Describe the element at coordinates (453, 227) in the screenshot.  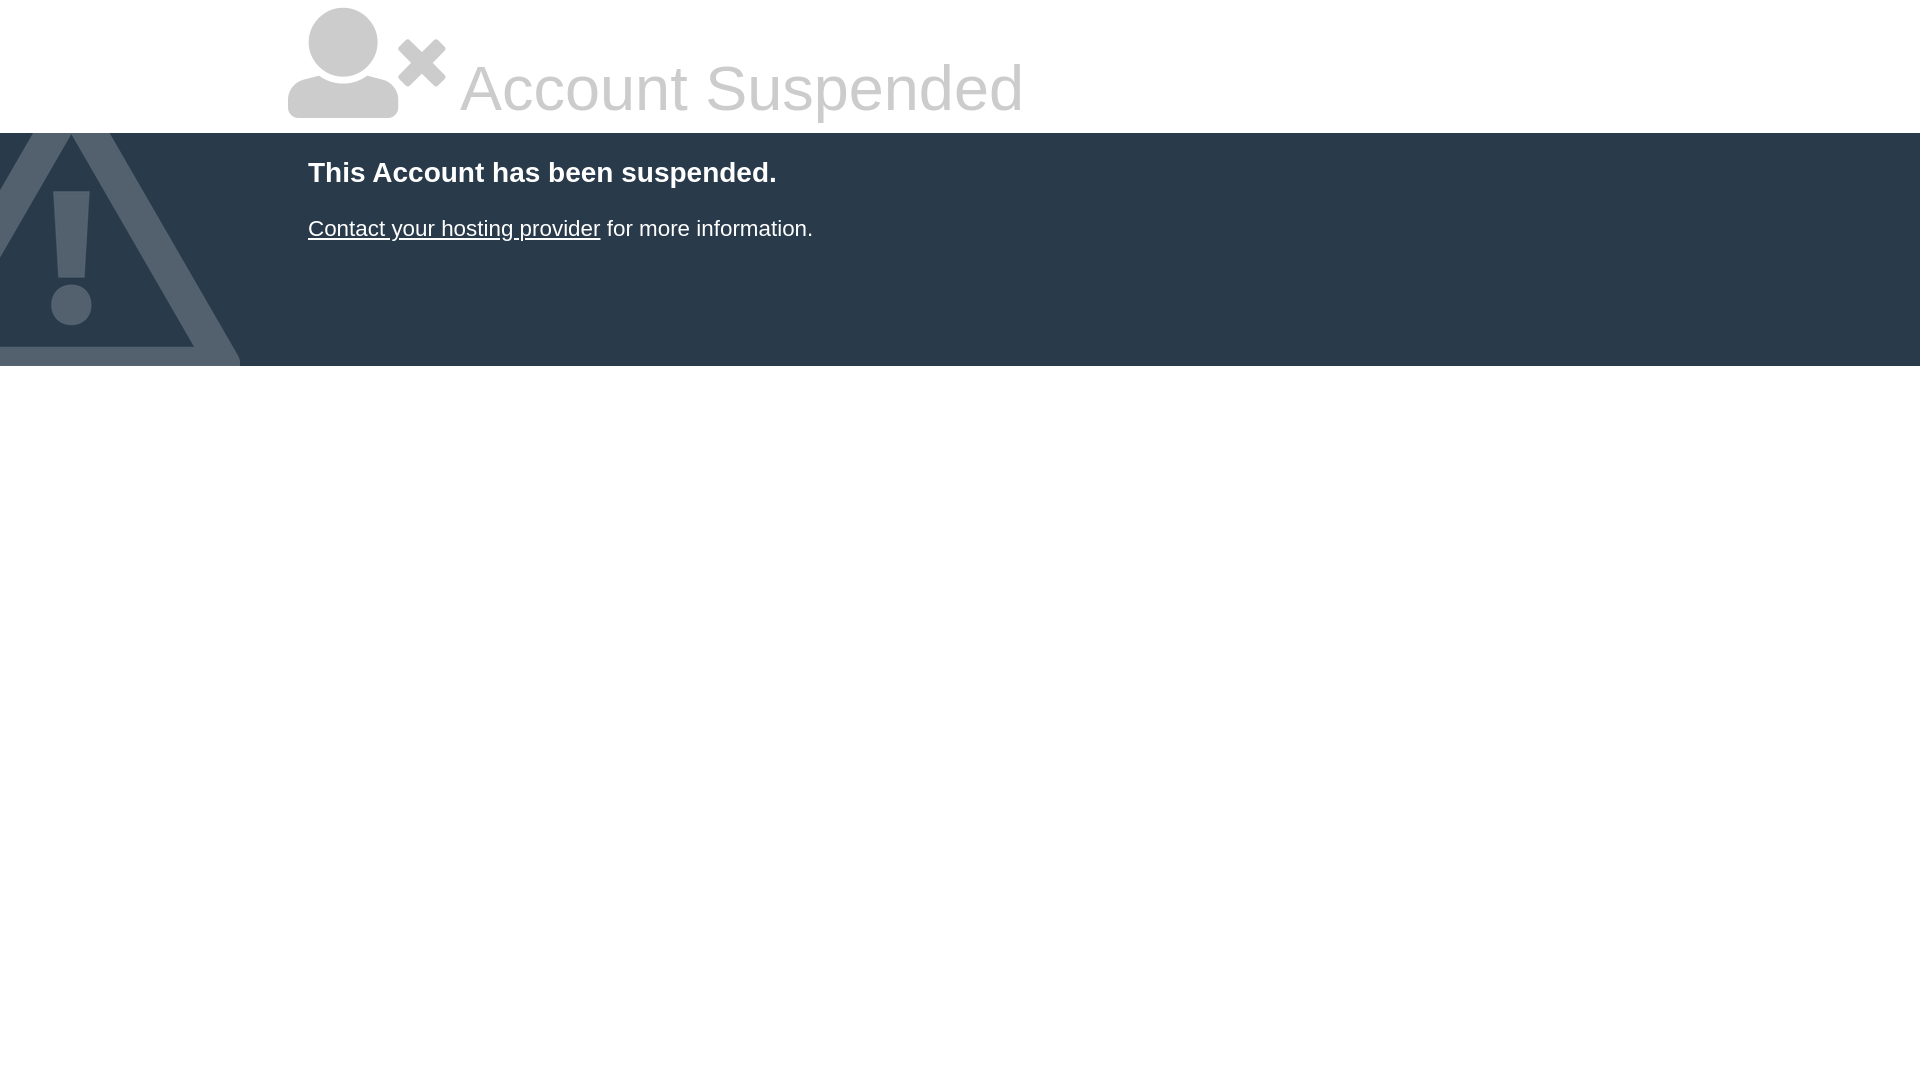
I see `'Contact your hosting provider'` at that location.